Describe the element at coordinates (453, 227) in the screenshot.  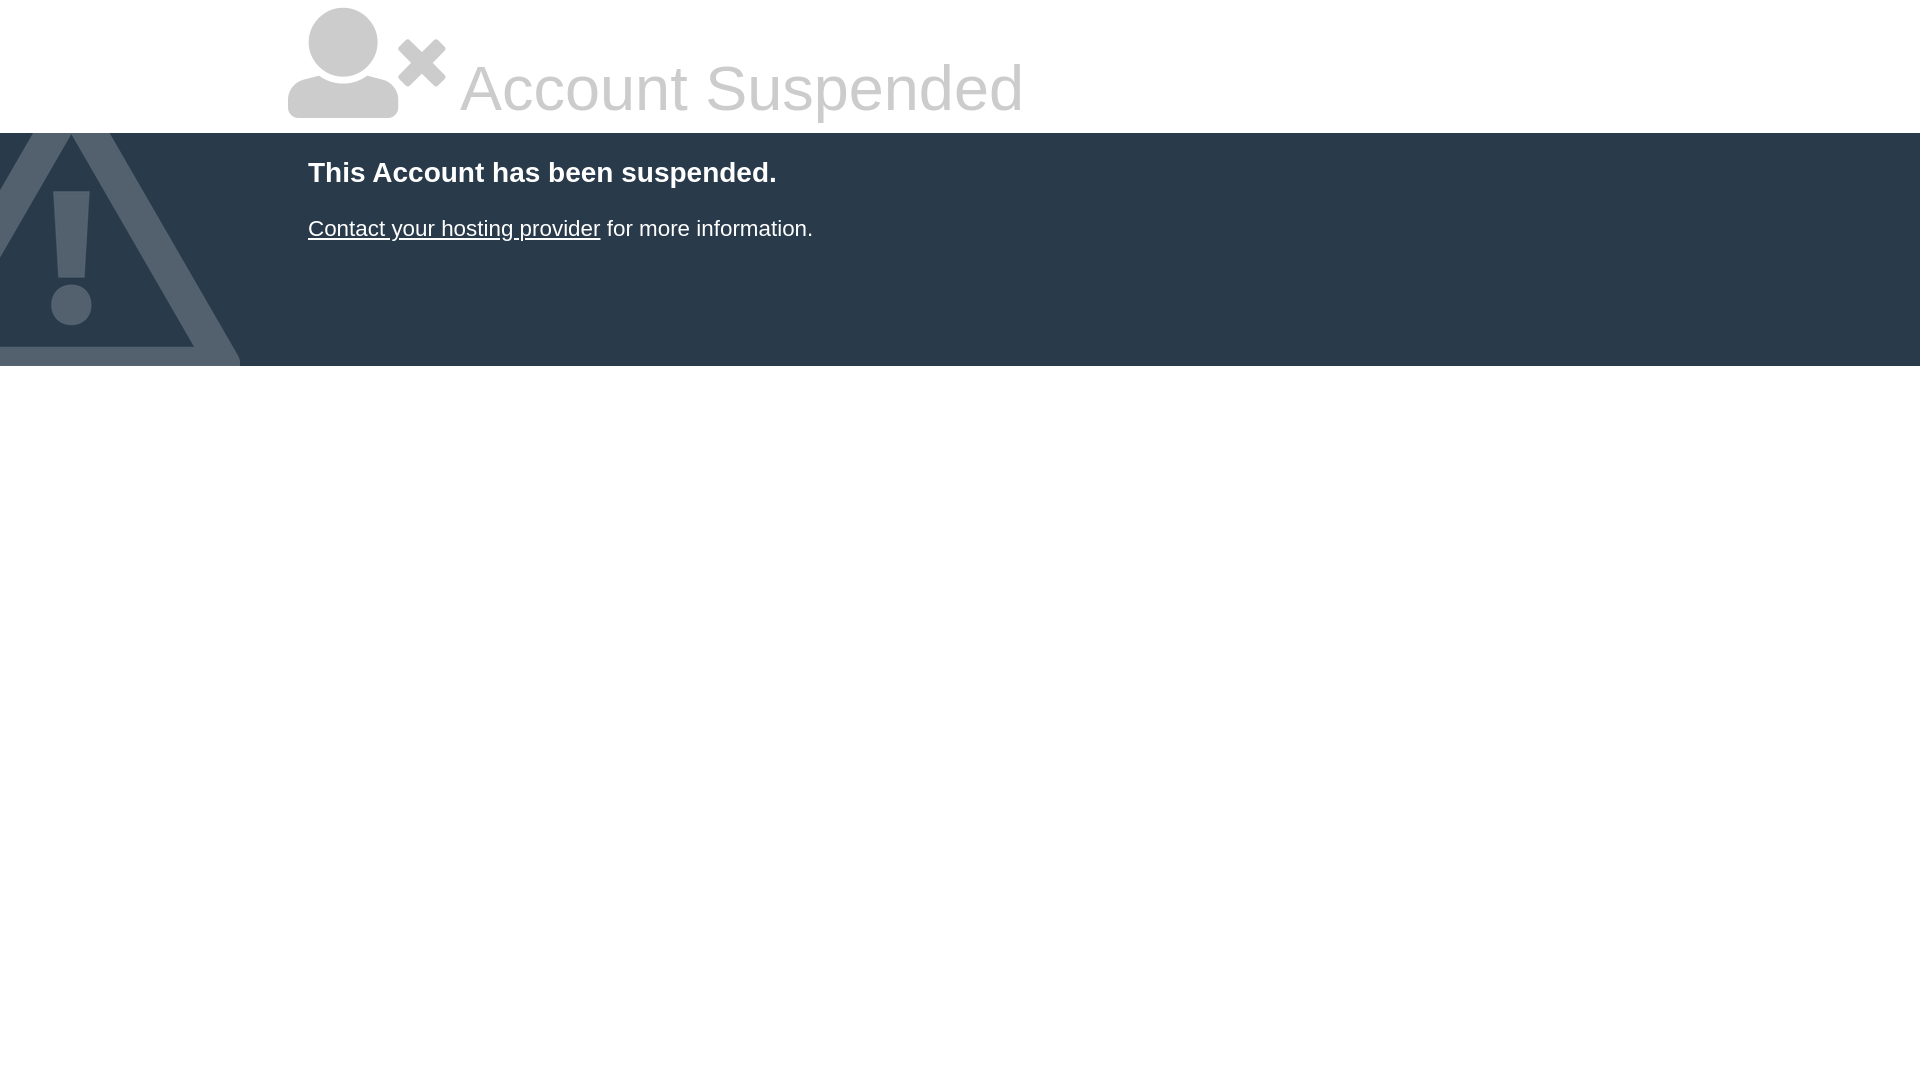
I see `'Contact your hosting provider'` at that location.